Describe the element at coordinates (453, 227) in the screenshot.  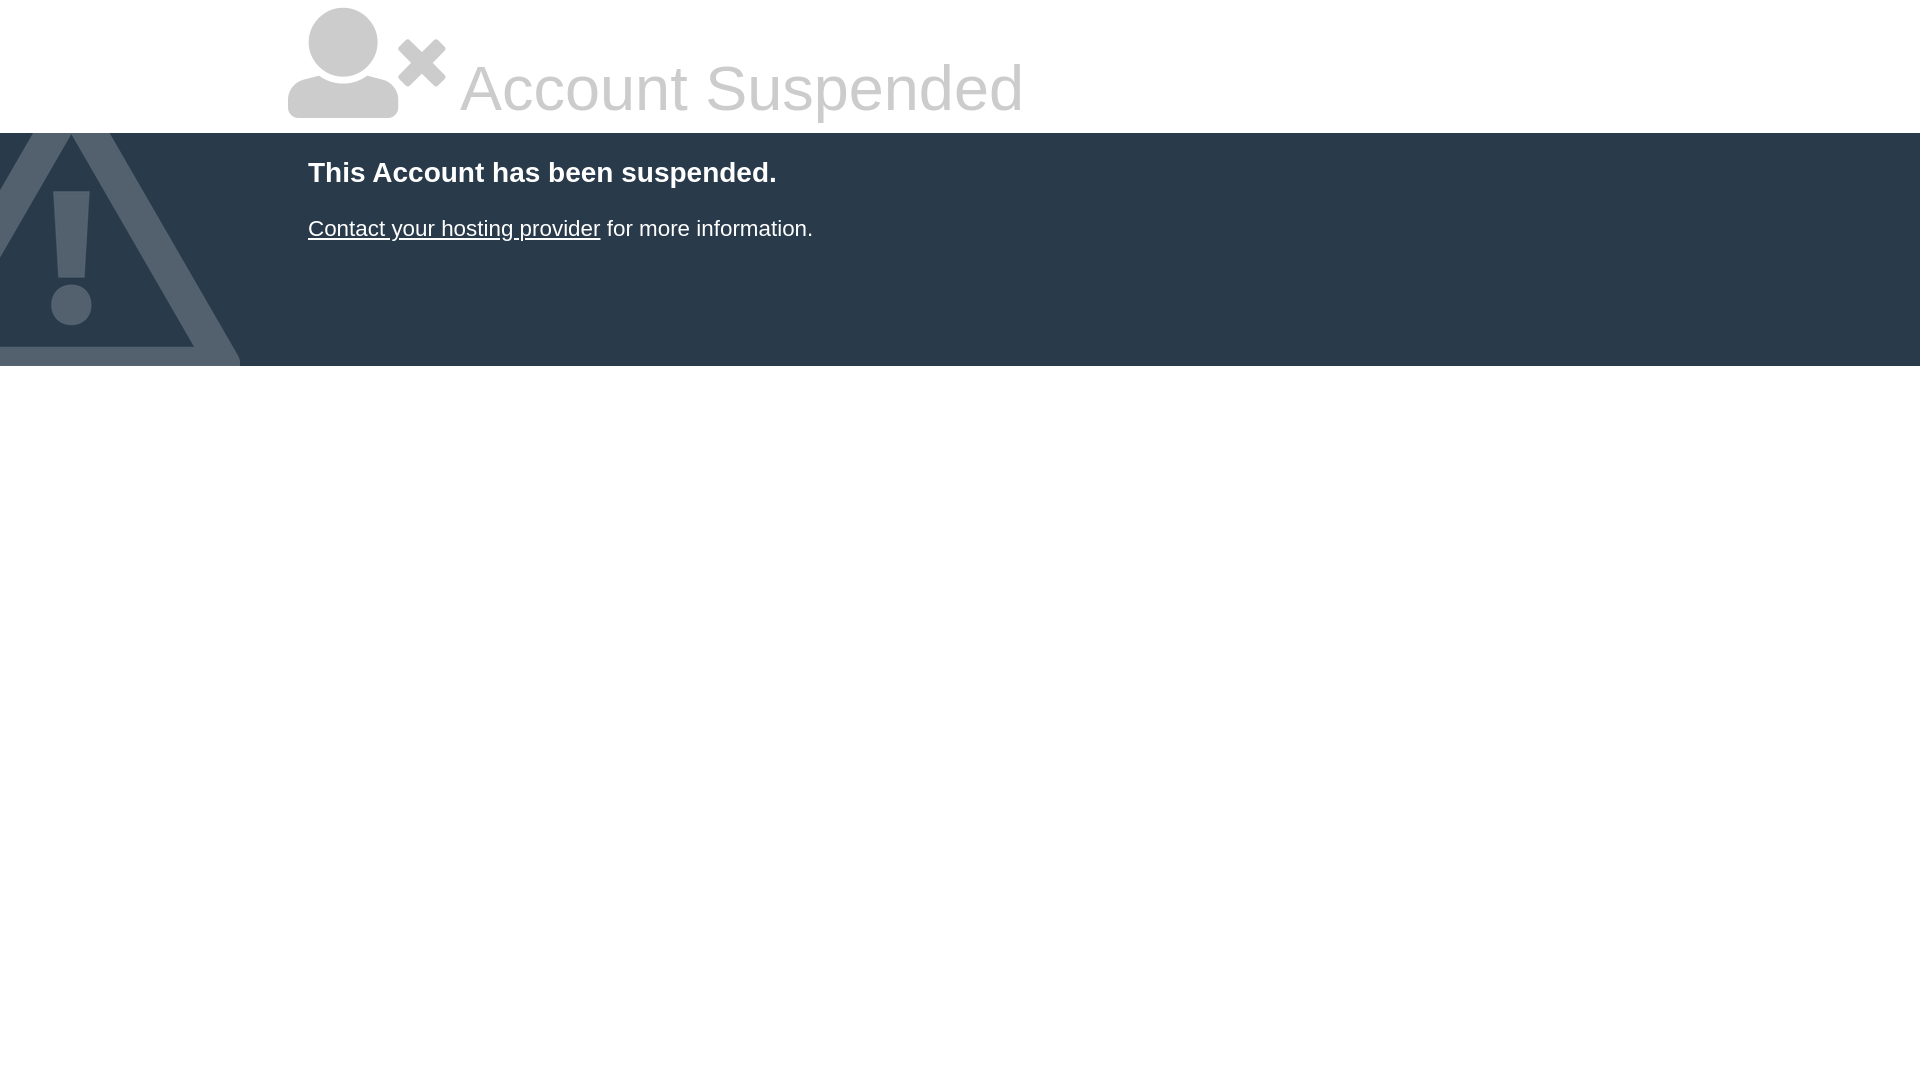
I see `'Contact your hosting provider'` at that location.